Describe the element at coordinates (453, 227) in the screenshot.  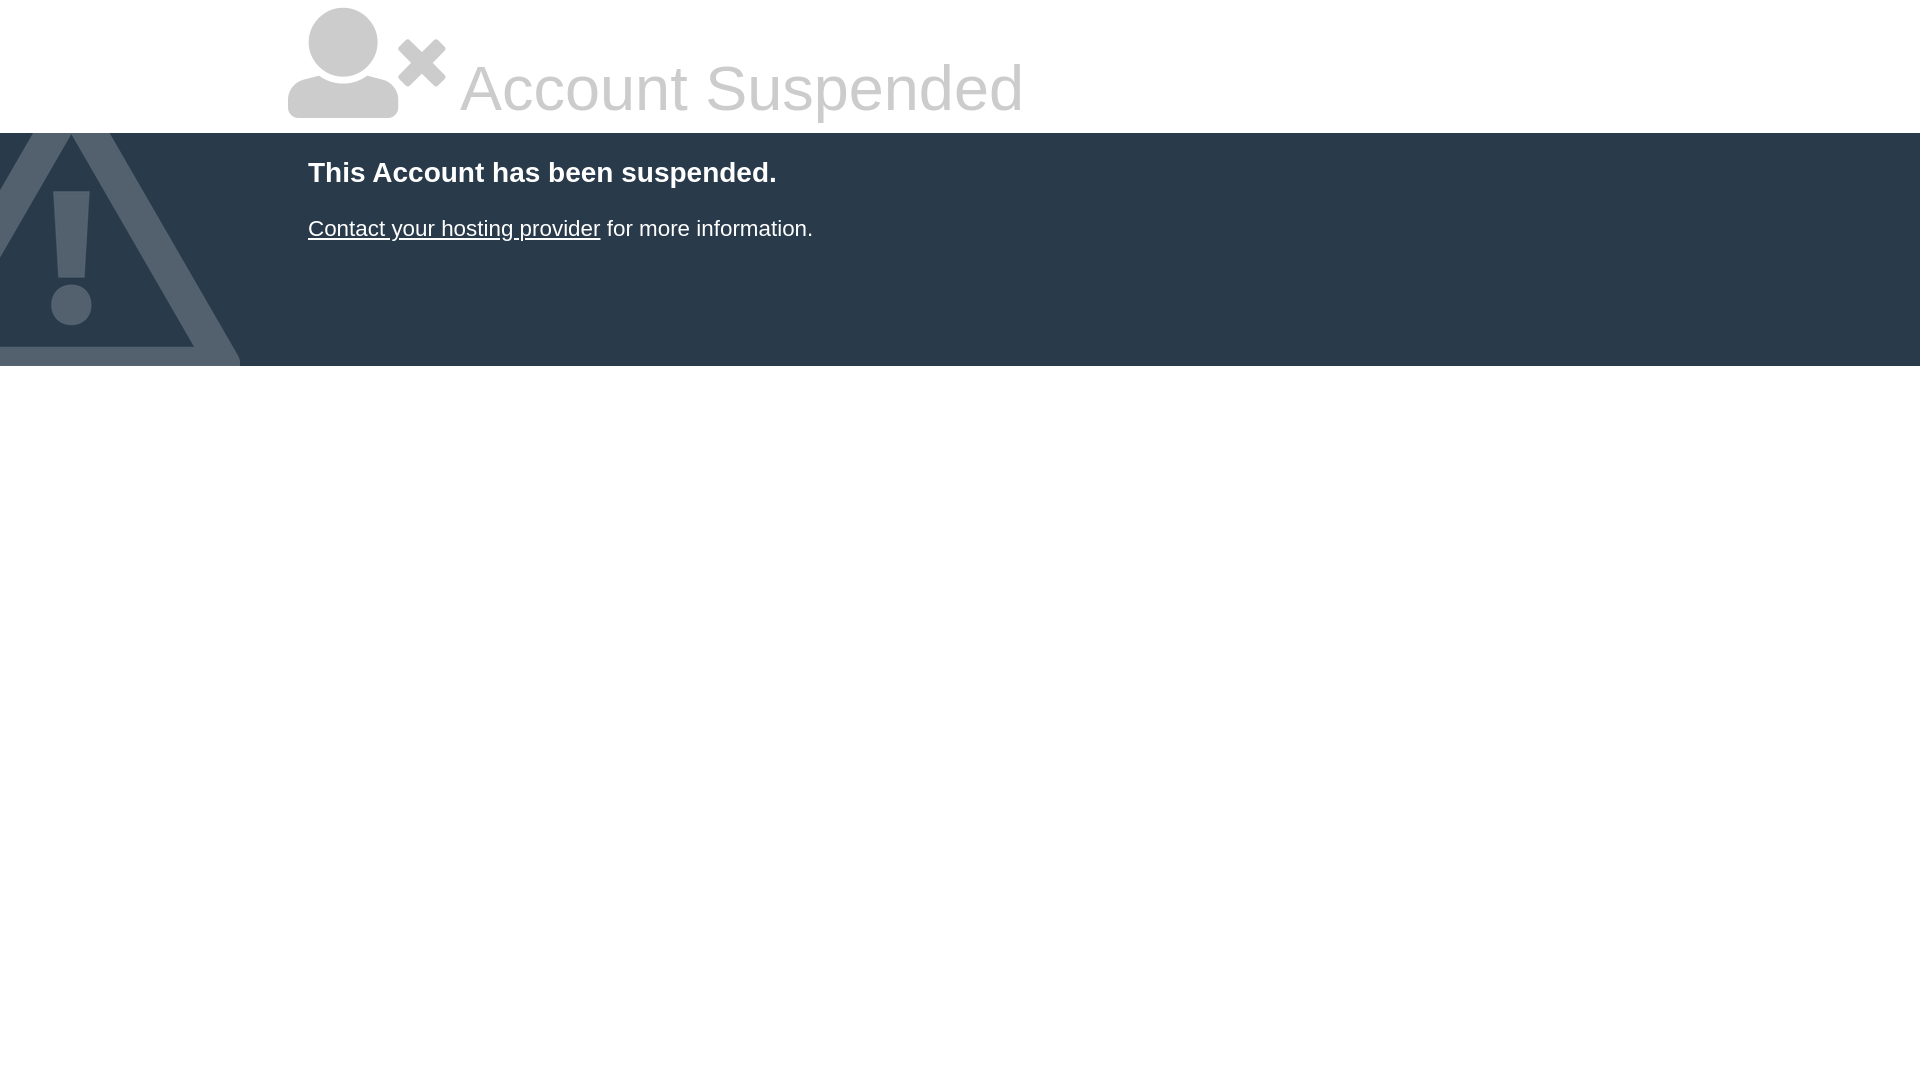
I see `'Contact your hosting provider'` at that location.